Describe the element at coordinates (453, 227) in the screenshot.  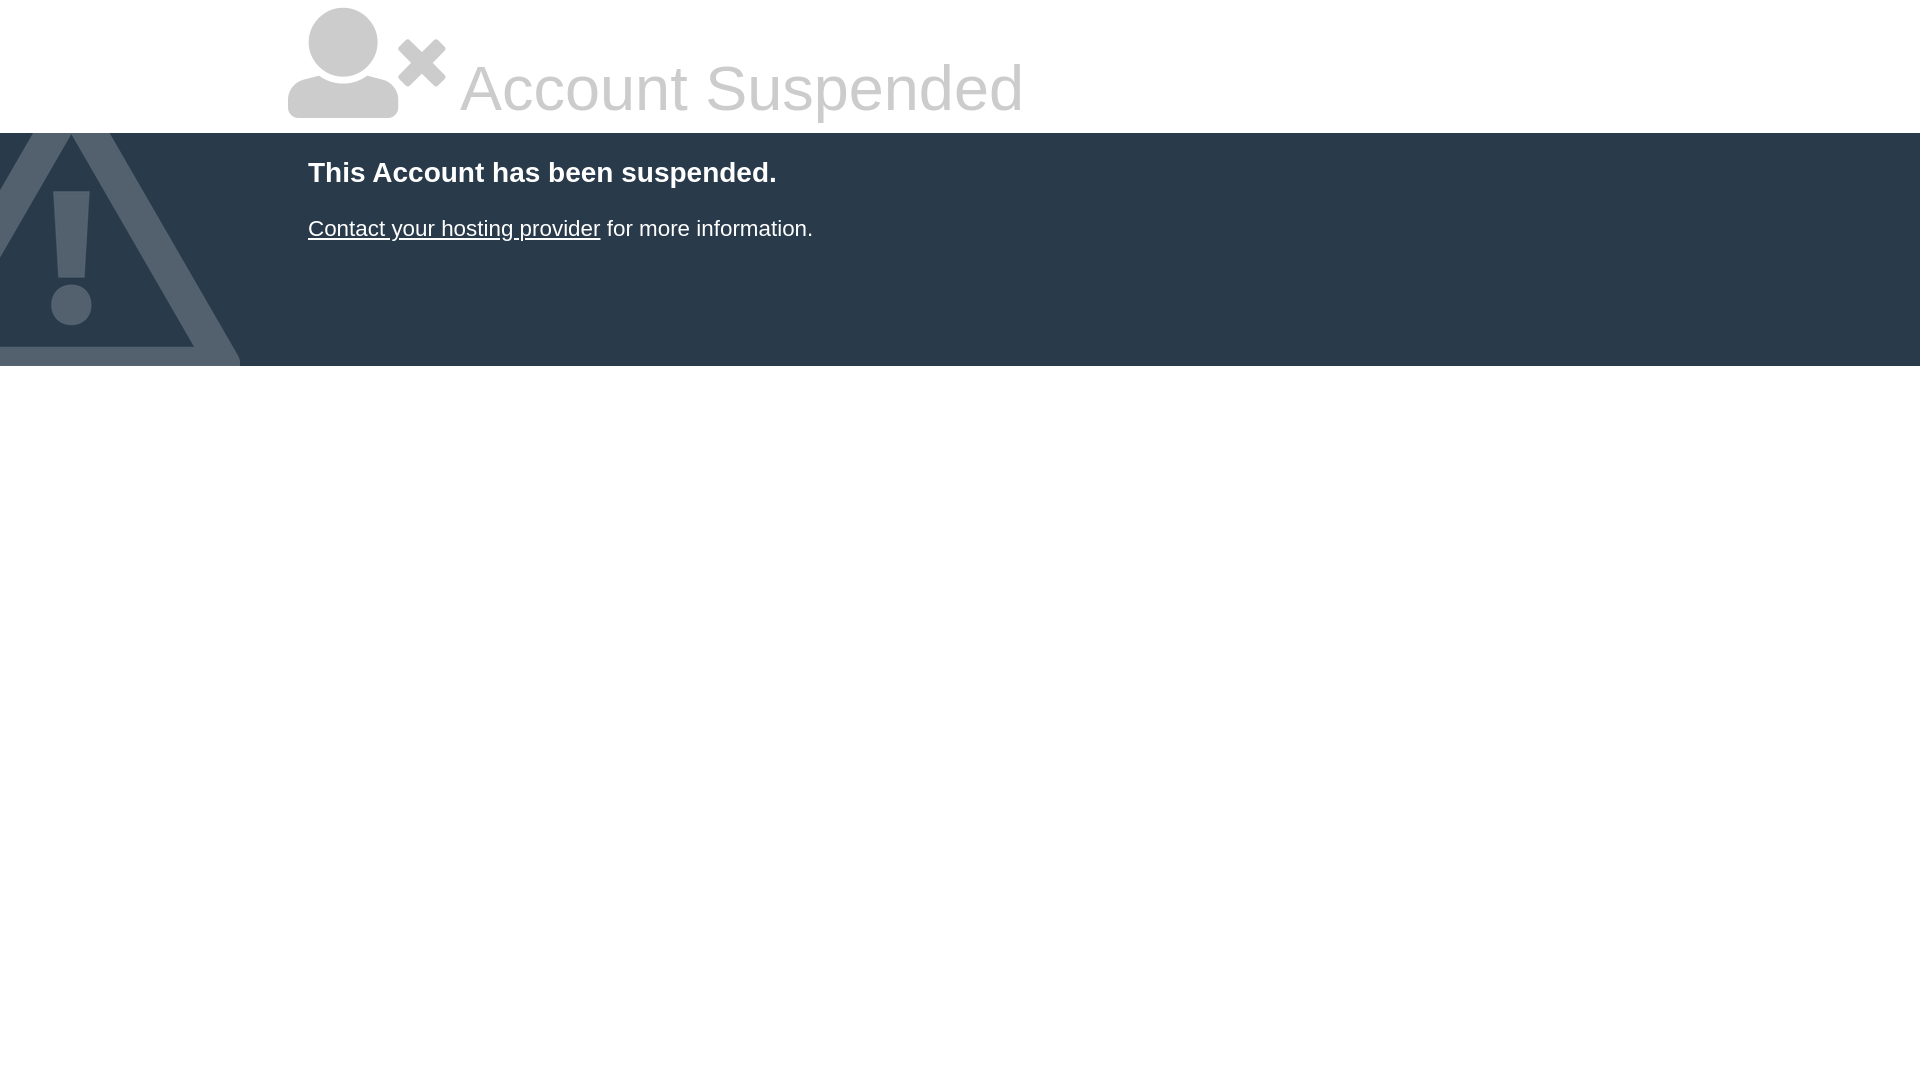
I see `'Contact your hosting provider'` at that location.